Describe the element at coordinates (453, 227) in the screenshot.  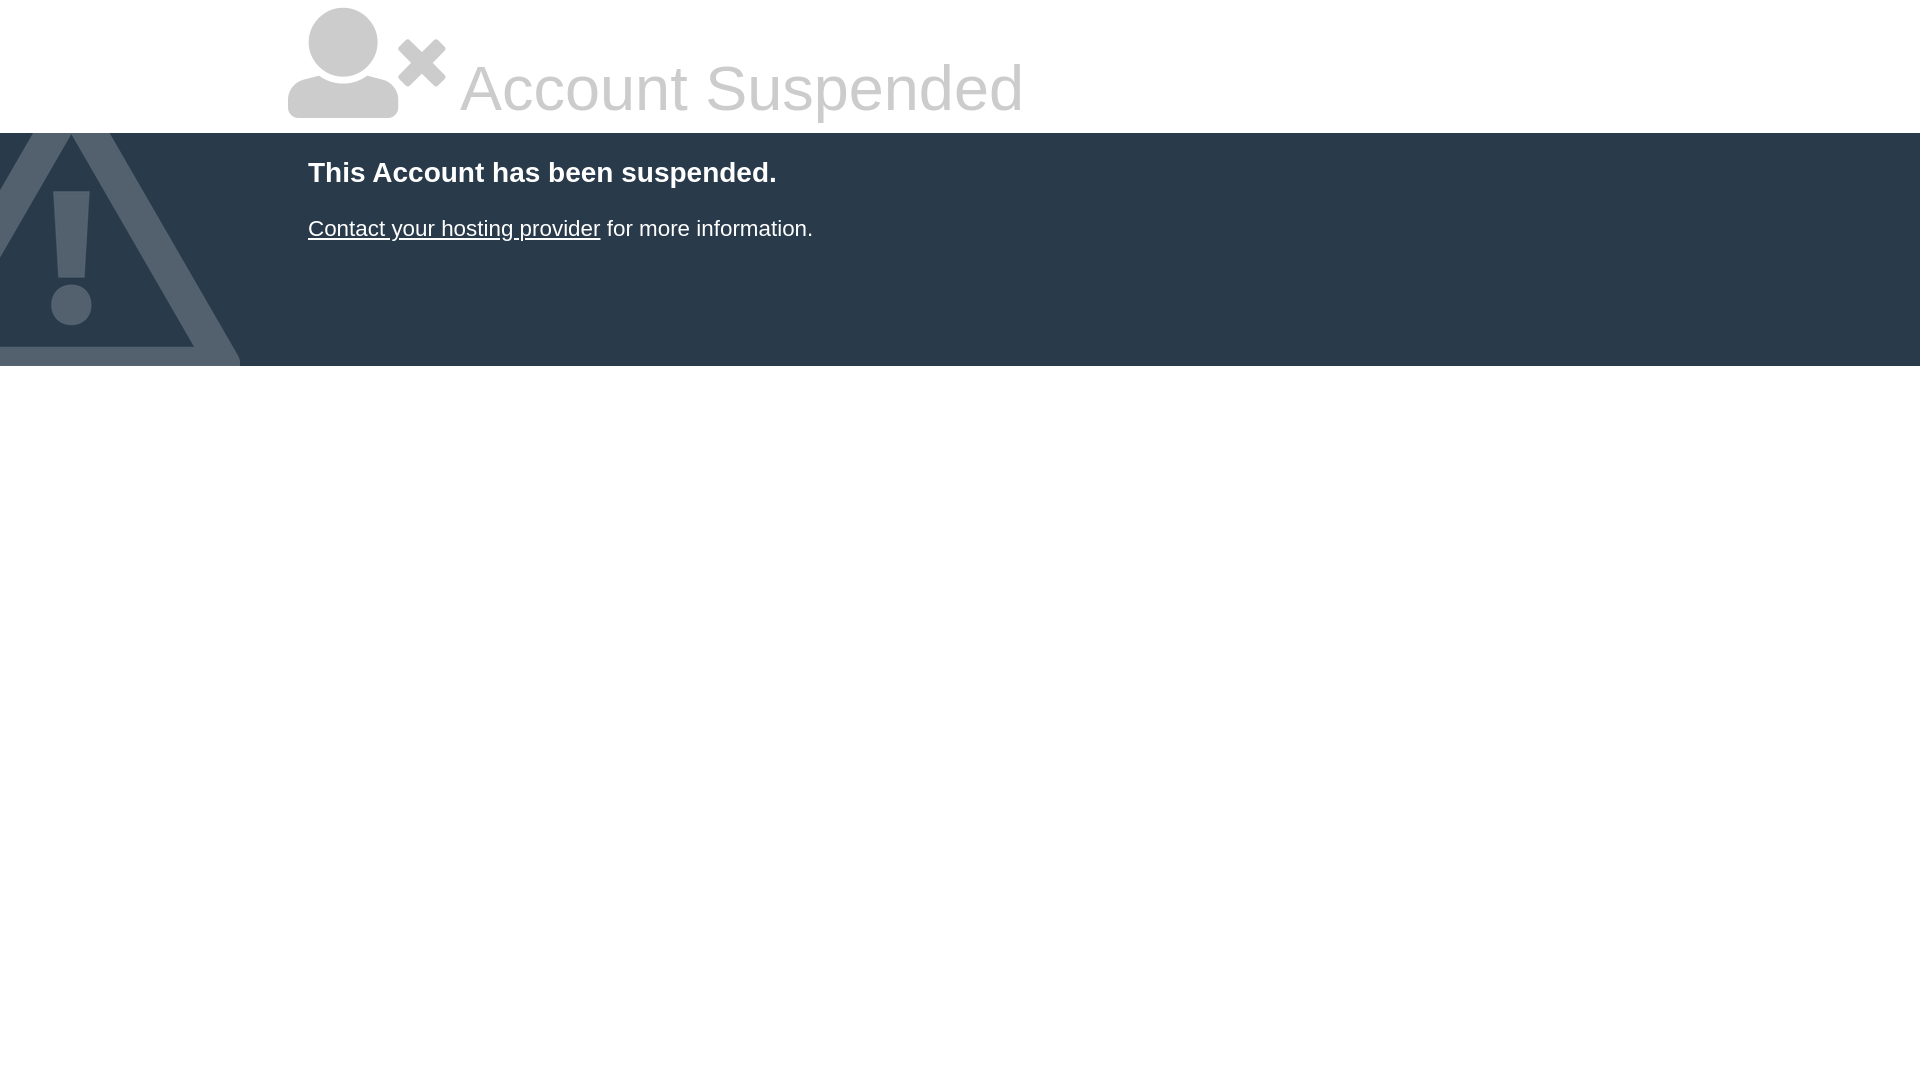
I see `'Contact your hosting provider'` at that location.